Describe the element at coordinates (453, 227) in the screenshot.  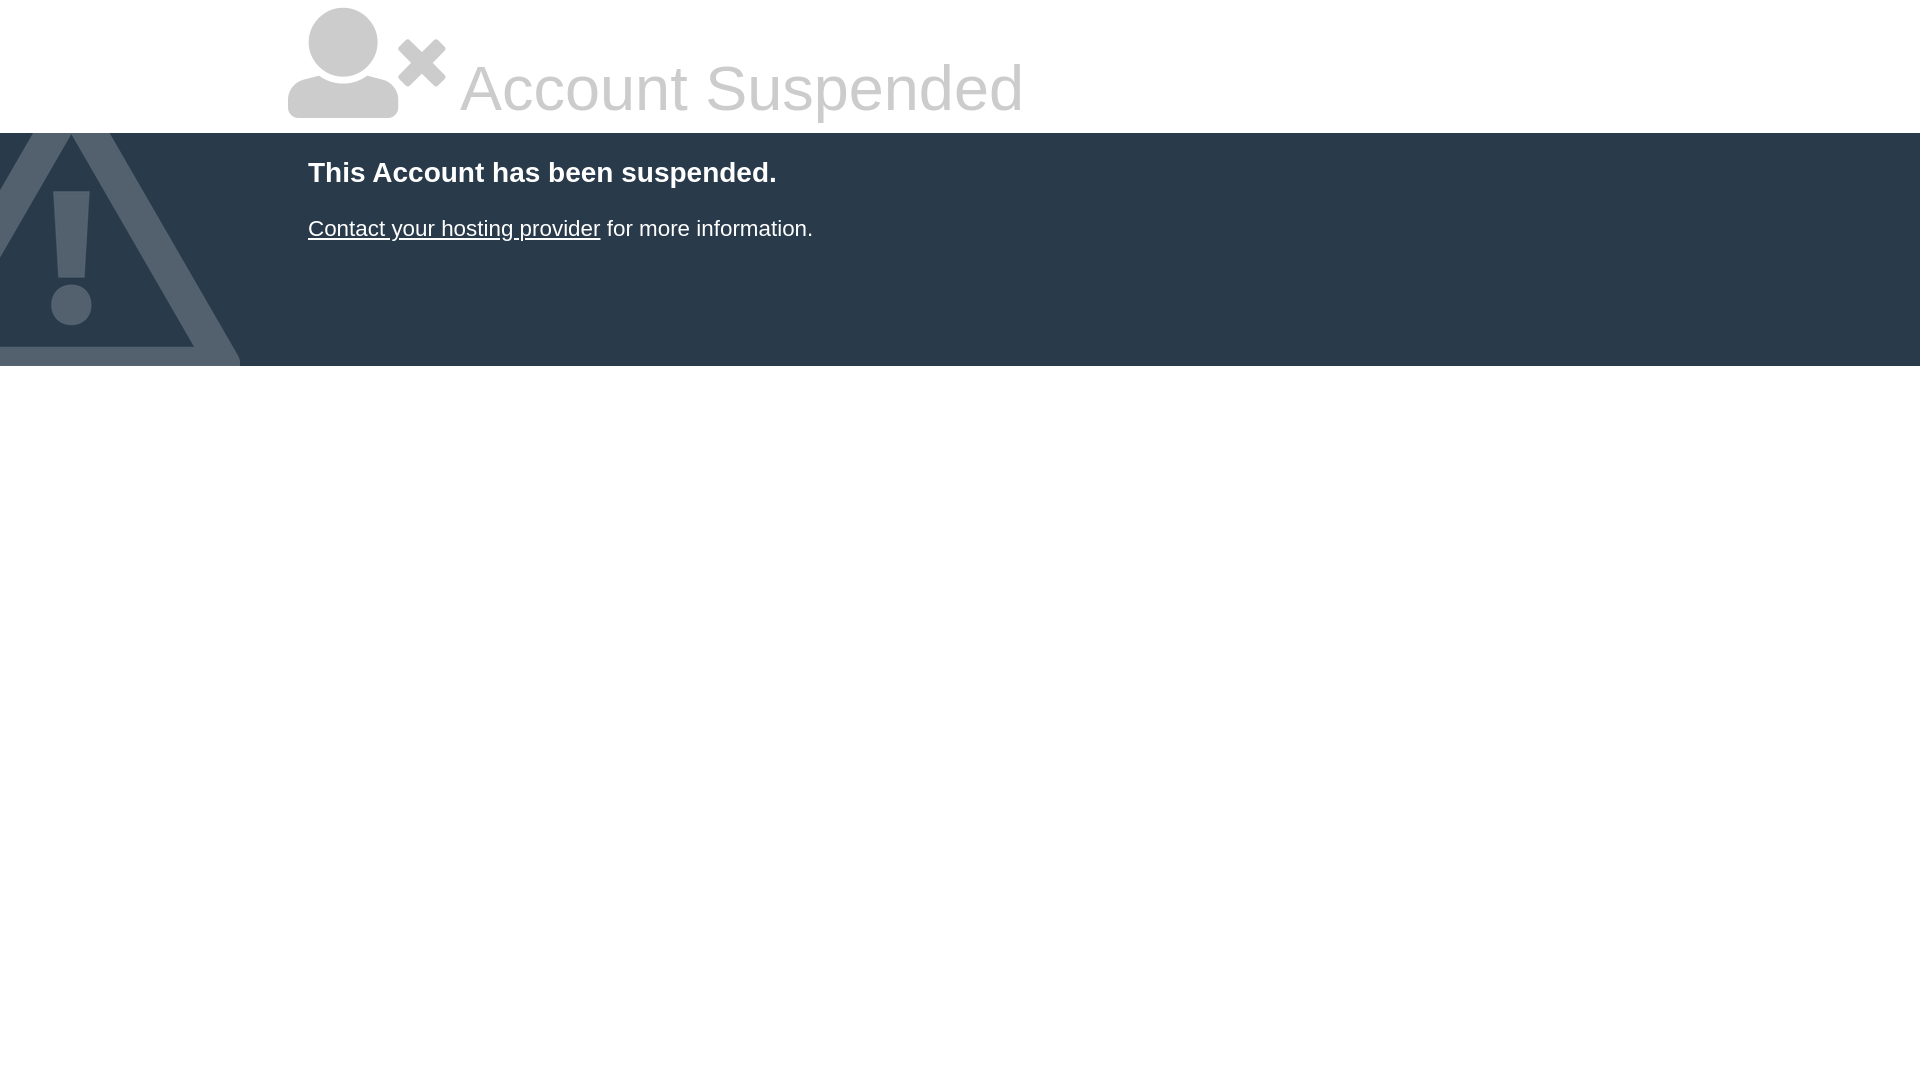
I see `'Contact your hosting provider'` at that location.